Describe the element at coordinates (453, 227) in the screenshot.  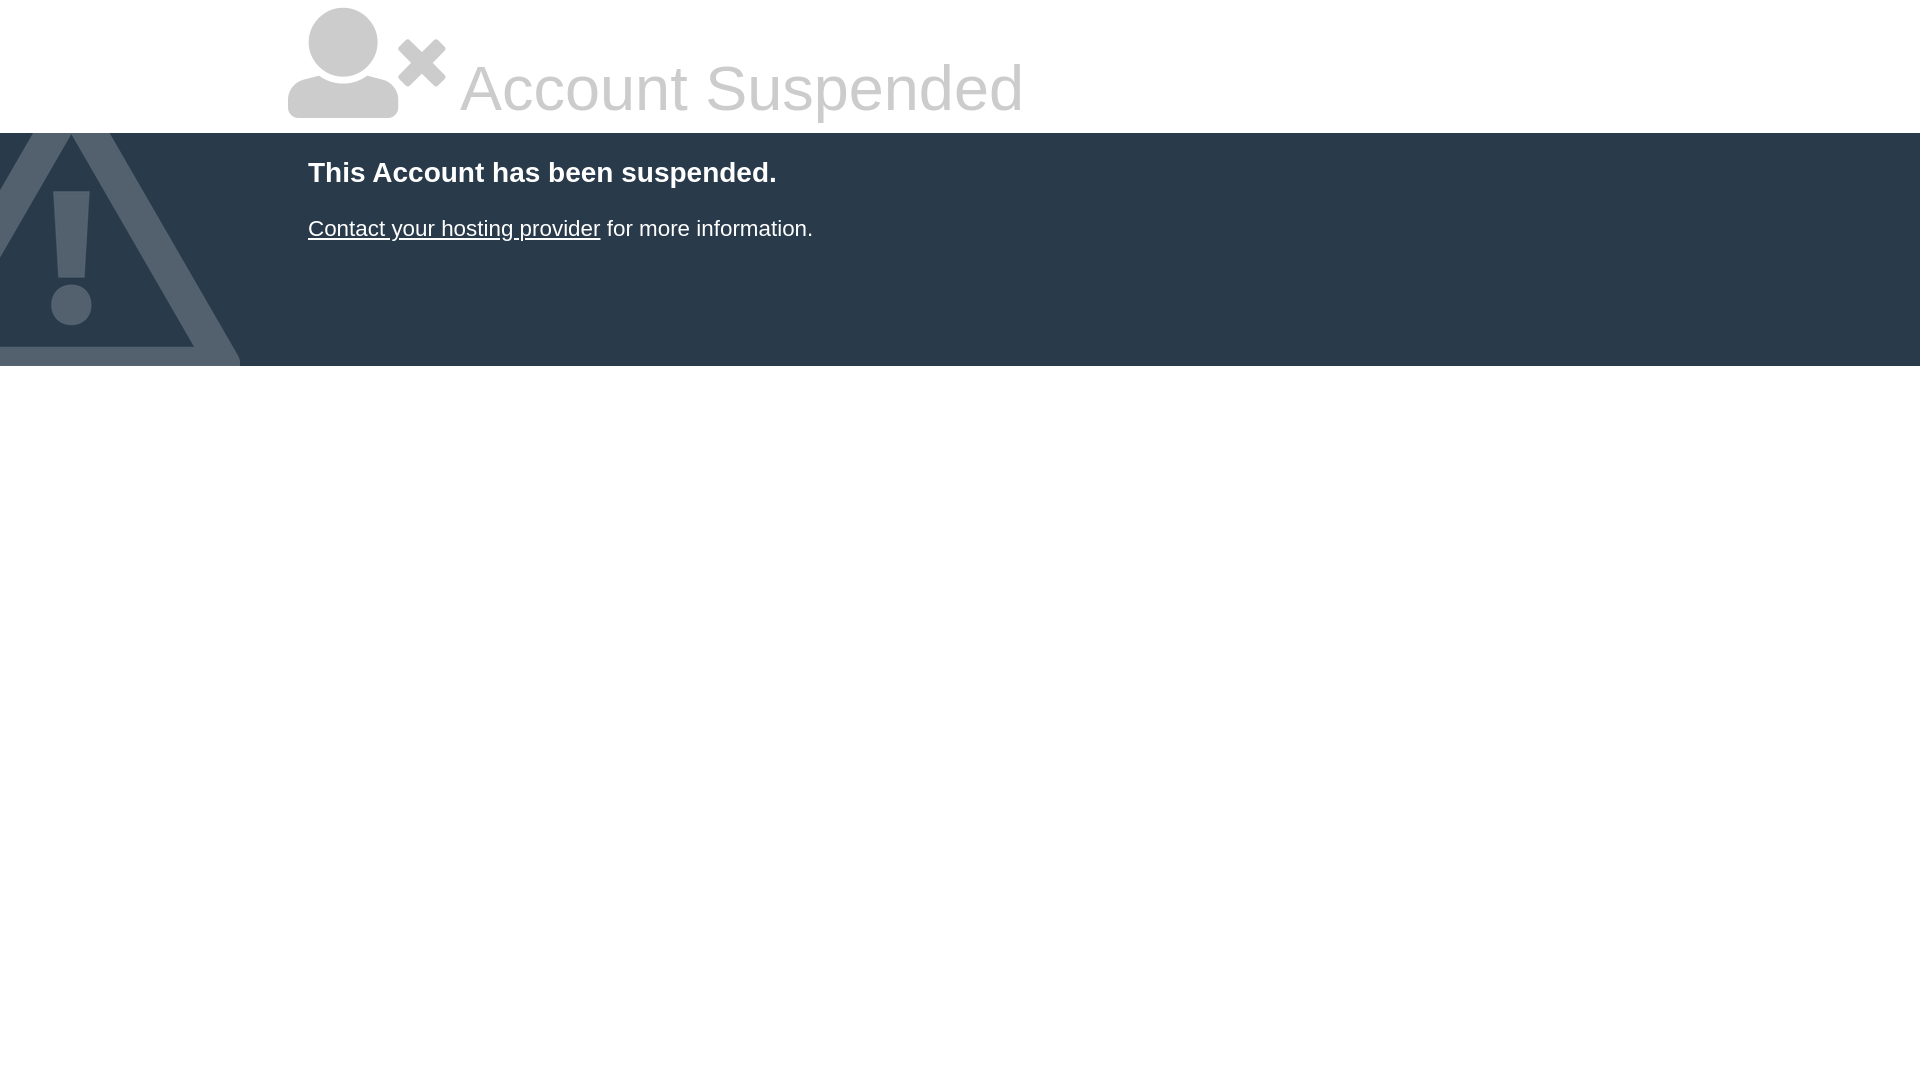
I see `'Contact your hosting provider'` at that location.